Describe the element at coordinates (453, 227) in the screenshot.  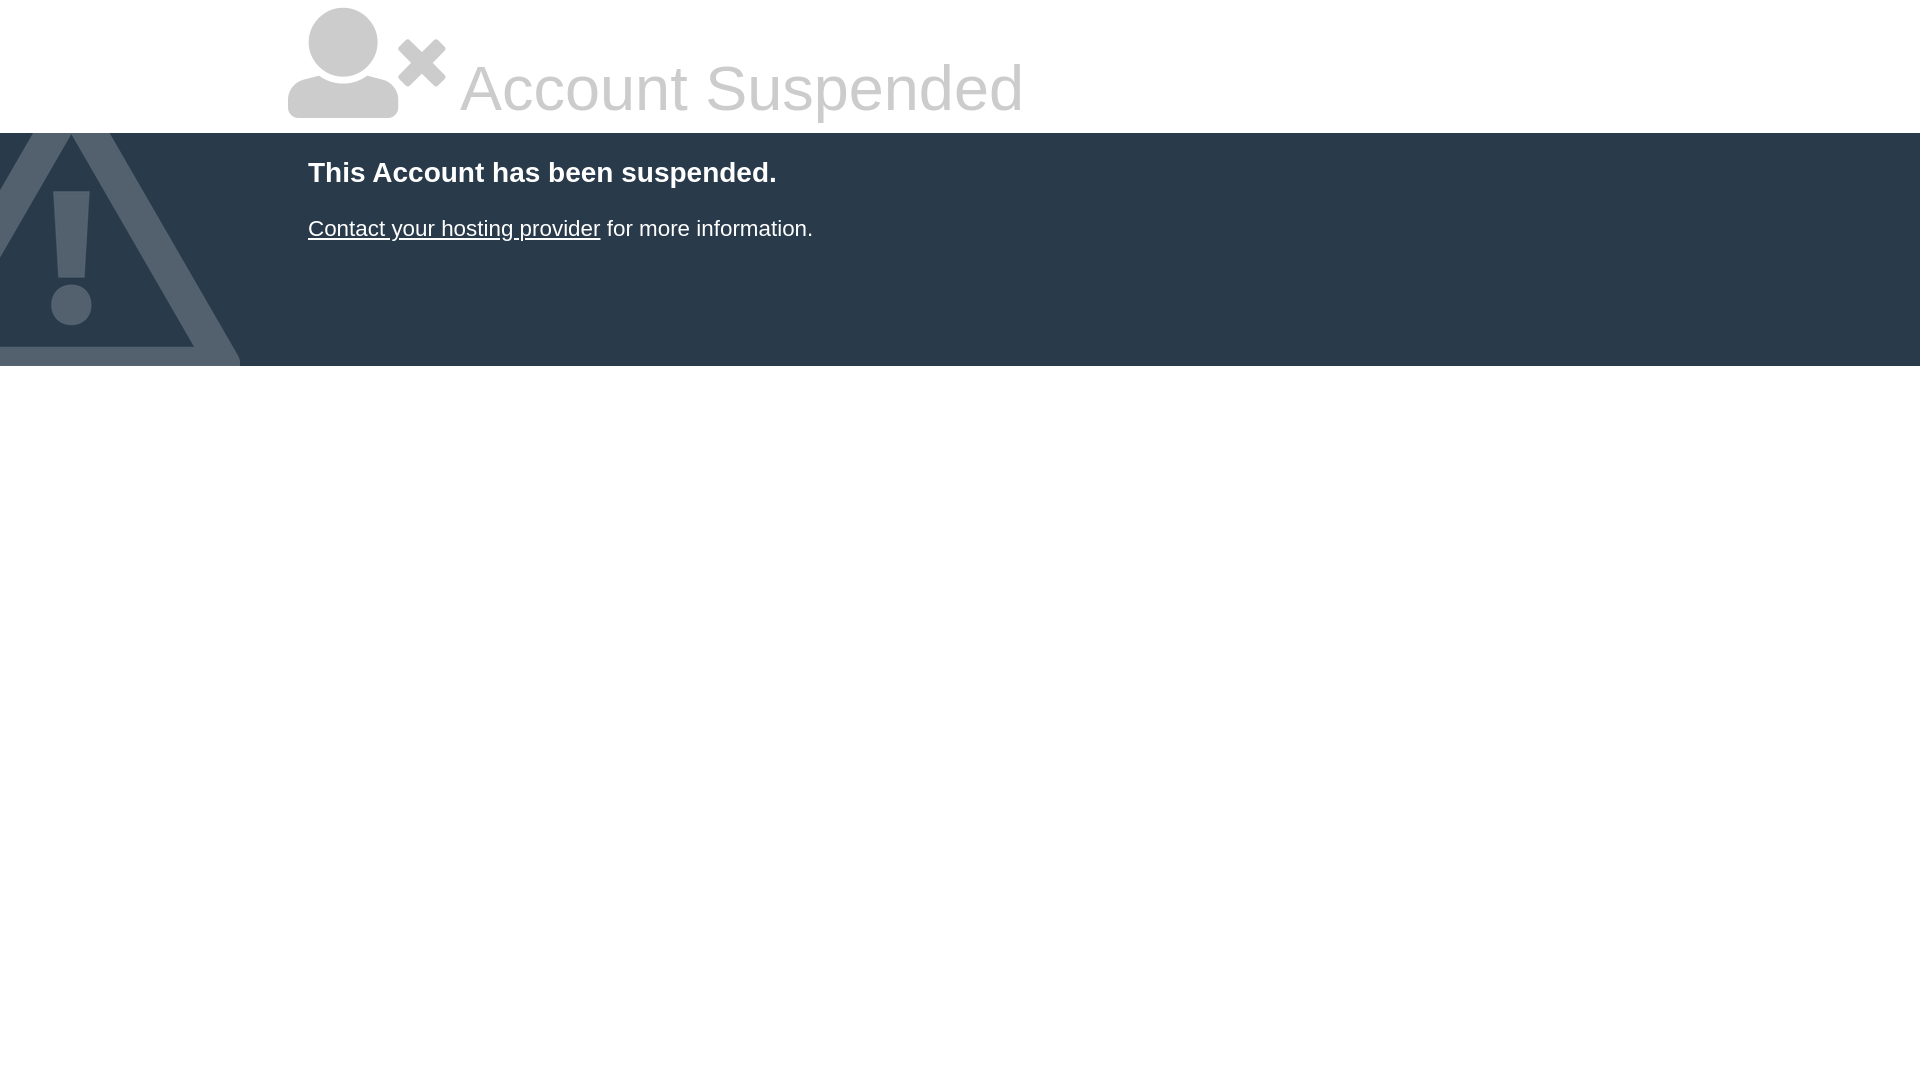
I see `'Contact your hosting provider'` at that location.